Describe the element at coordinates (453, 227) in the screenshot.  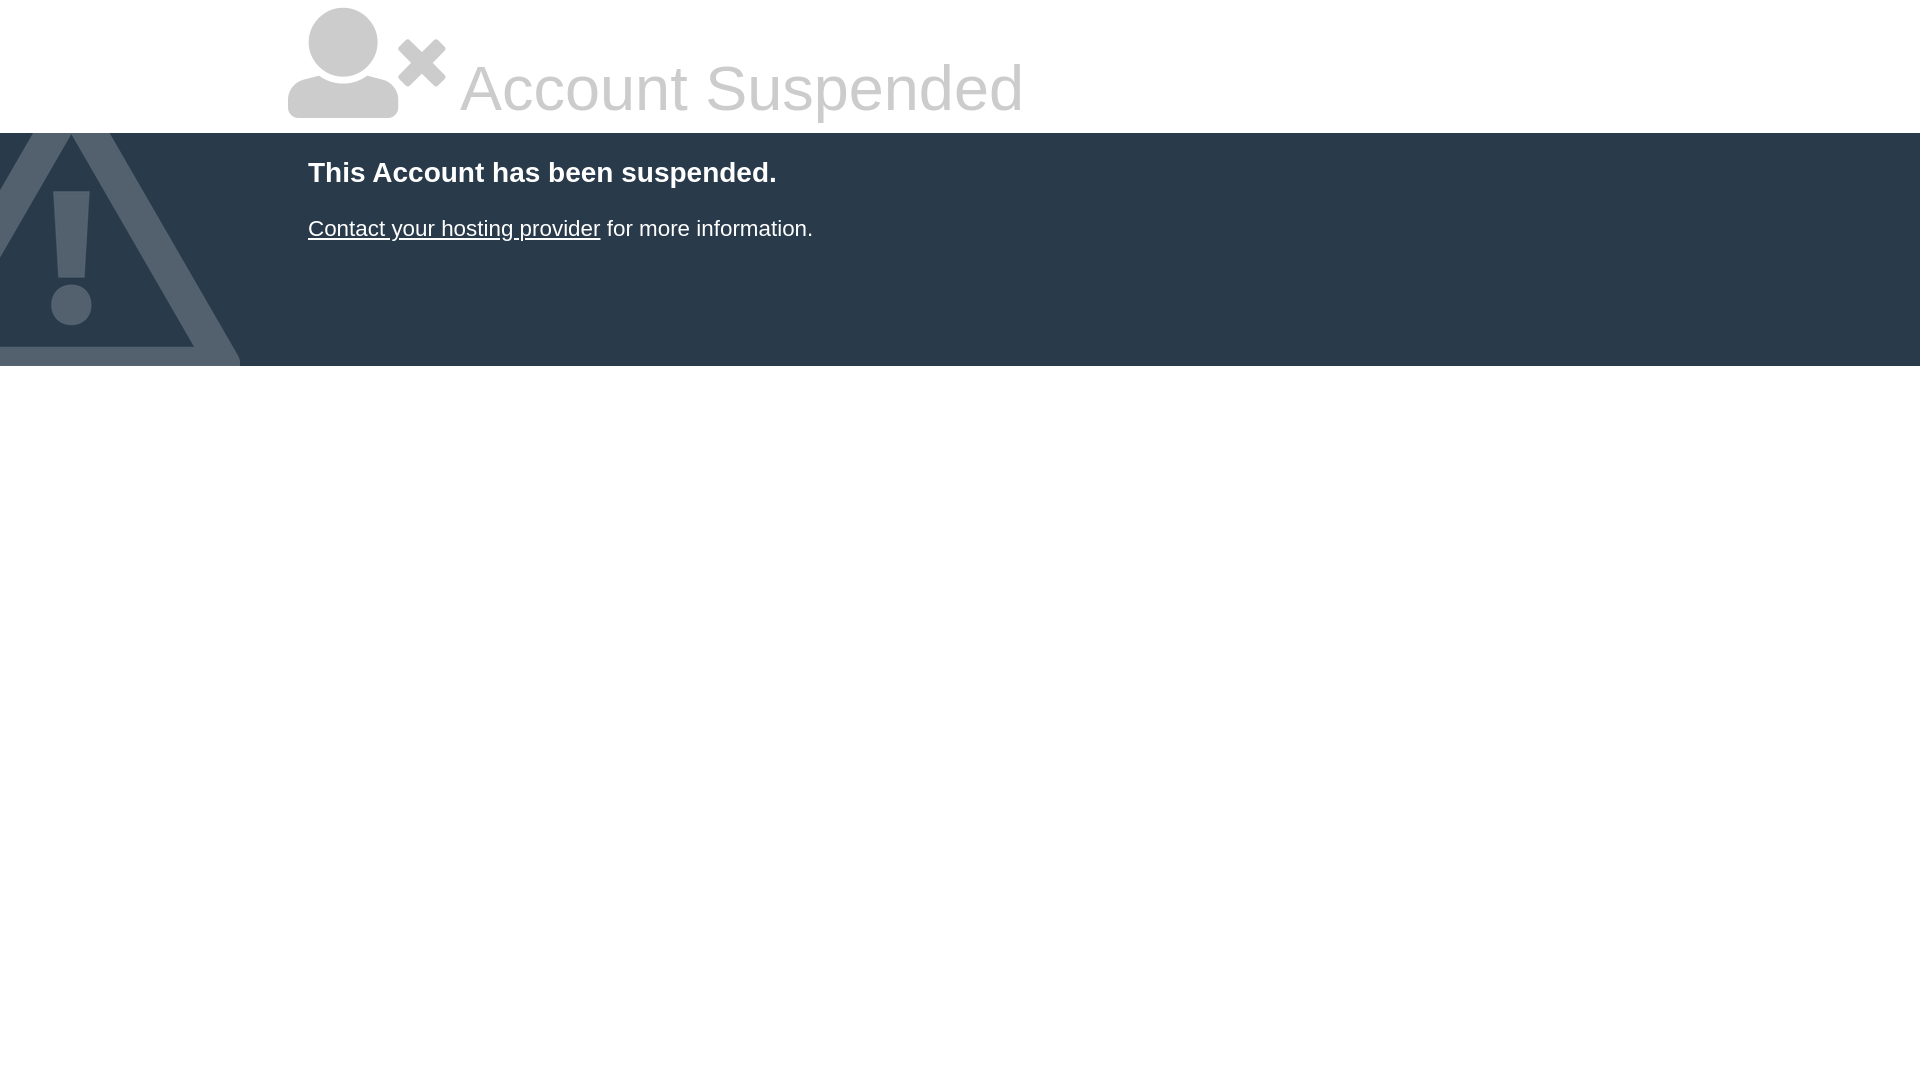
I see `'Contact your hosting provider'` at that location.